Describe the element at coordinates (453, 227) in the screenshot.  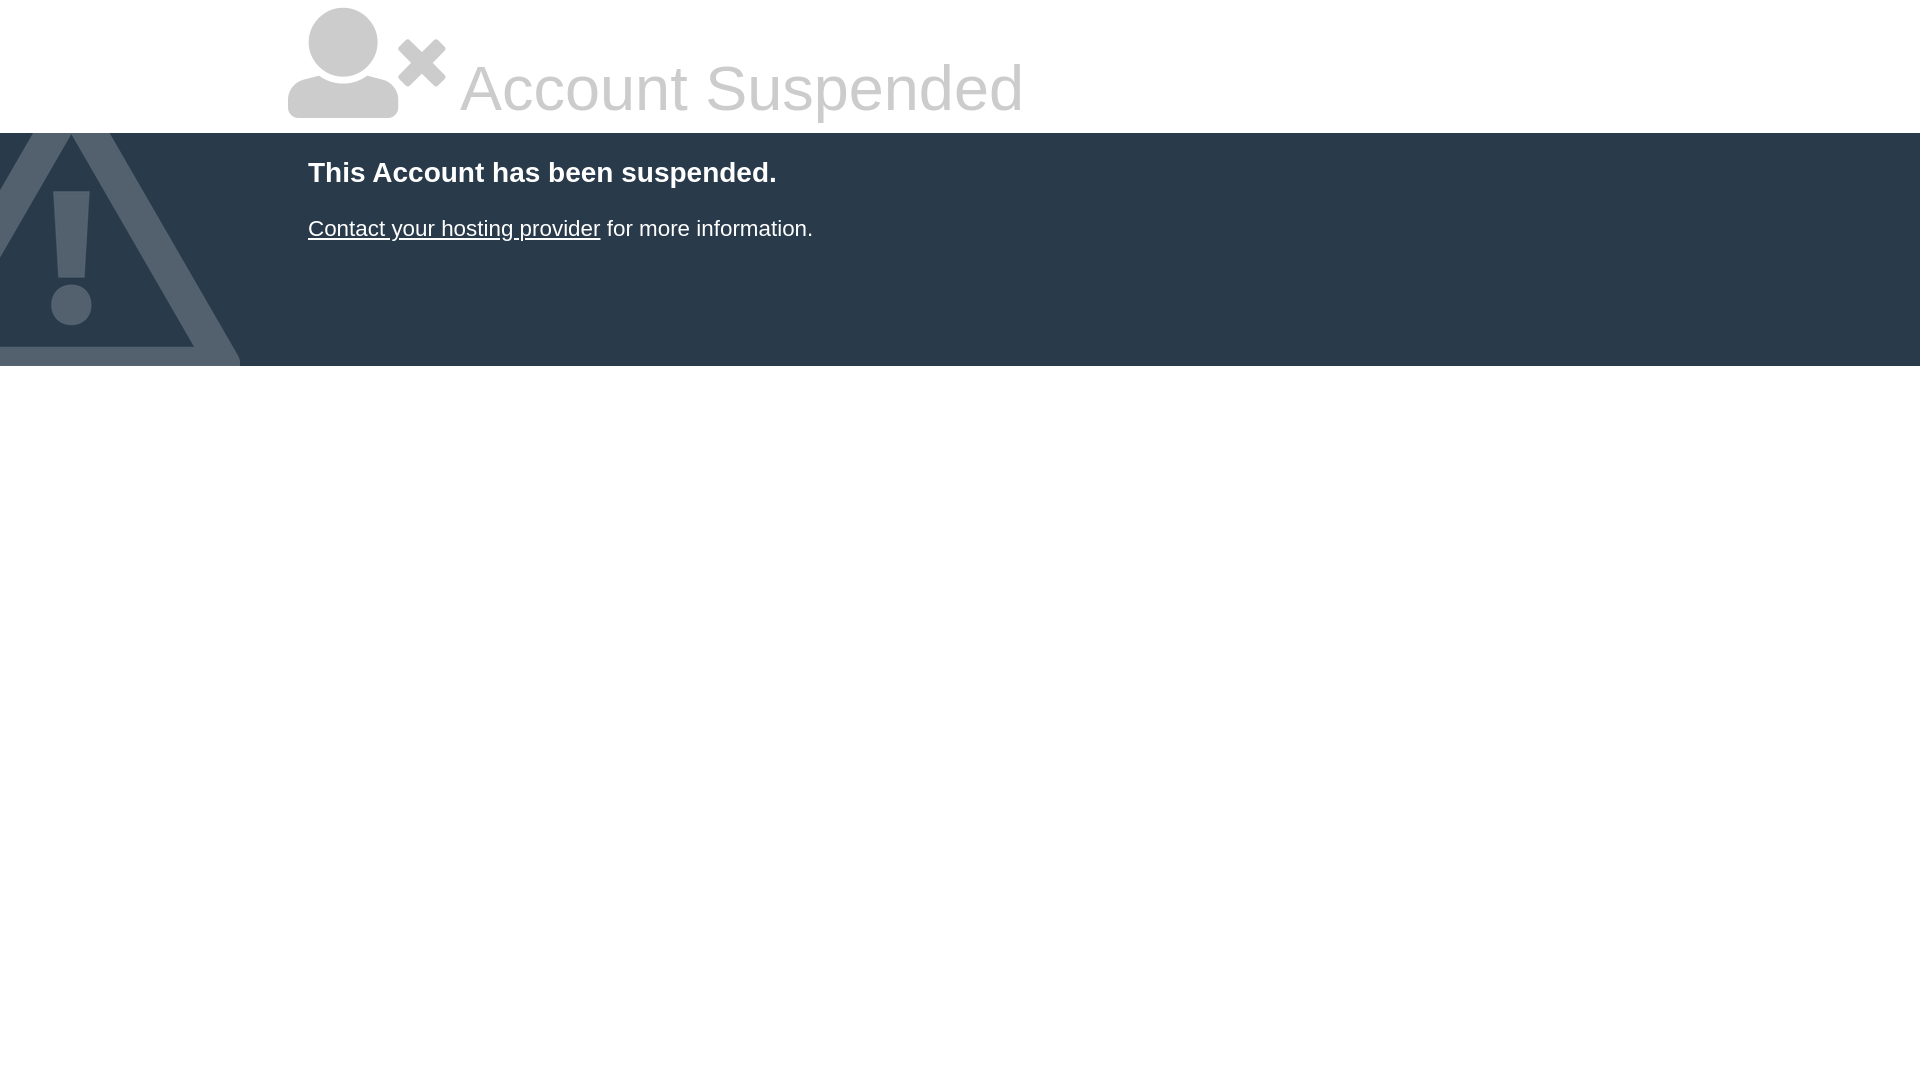
I see `'Contact your hosting provider'` at that location.